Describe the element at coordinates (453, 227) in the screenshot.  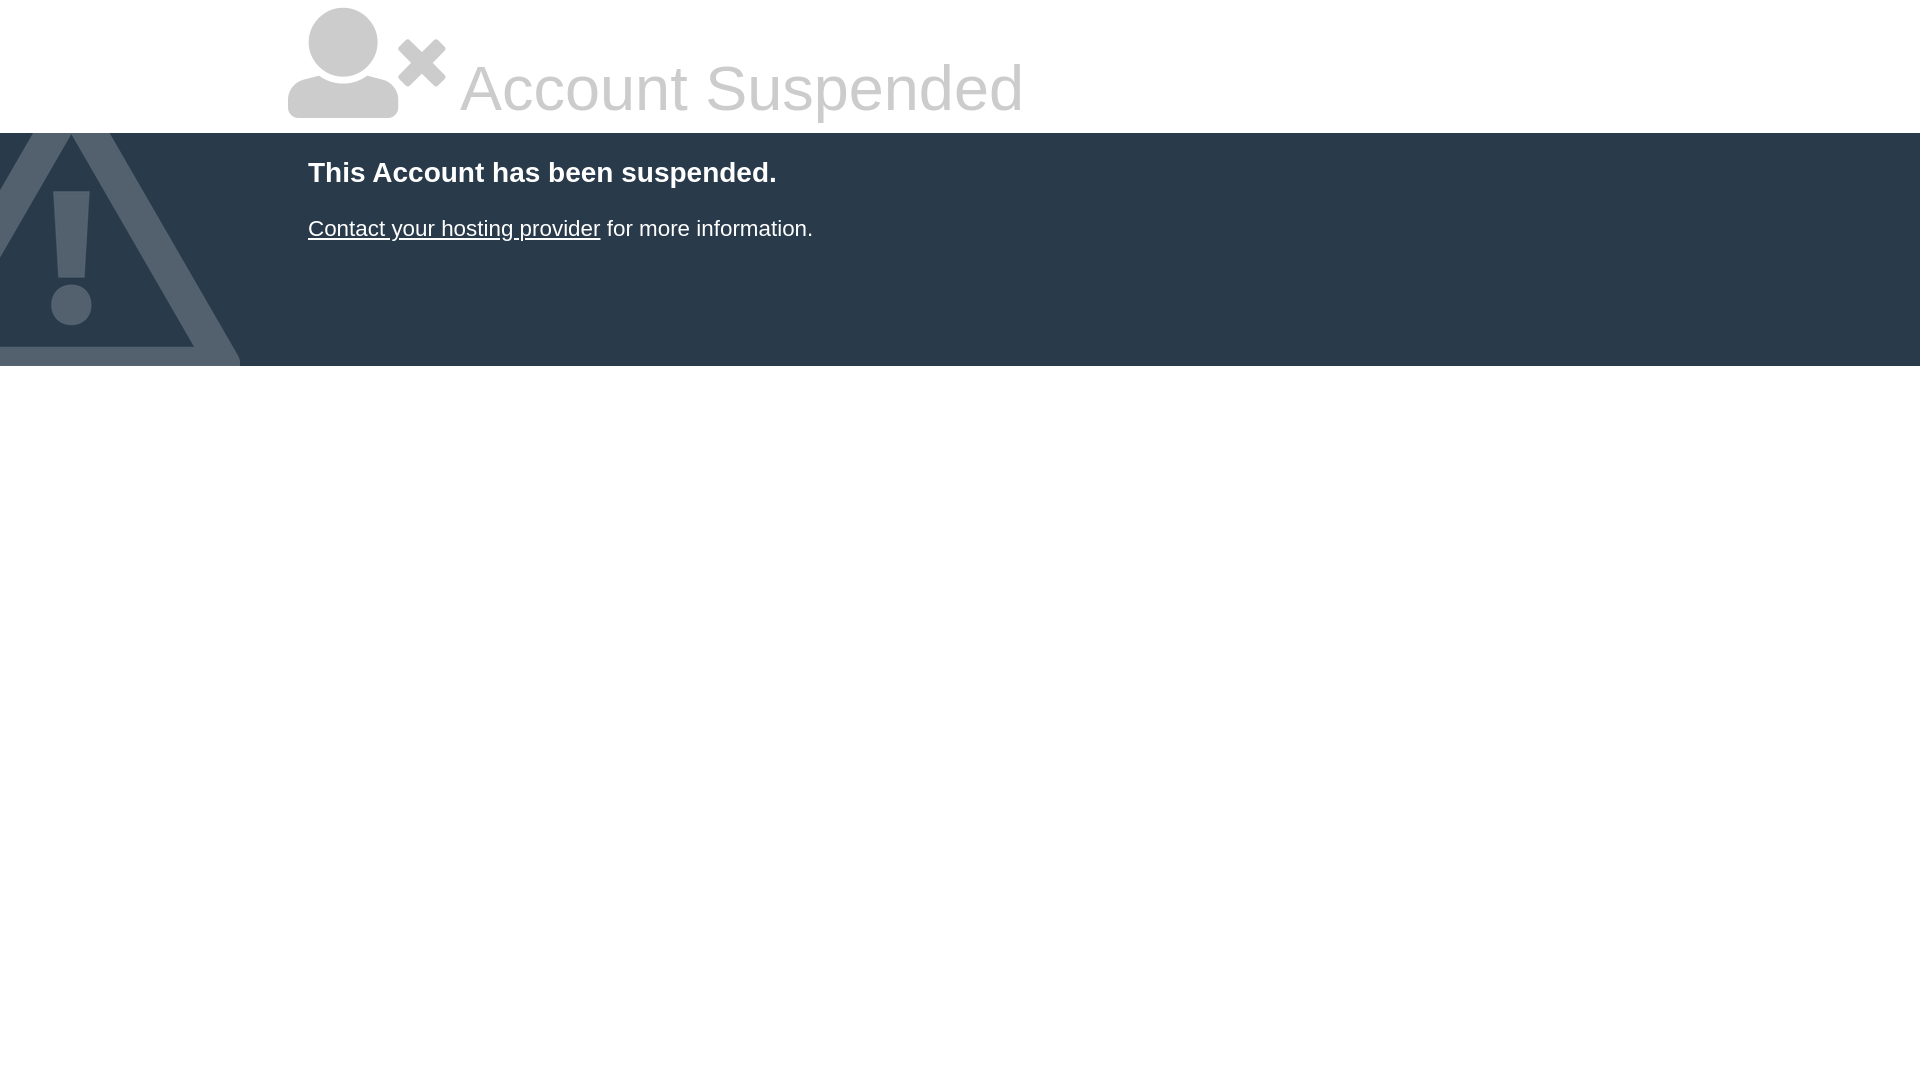
I see `'Contact your hosting provider'` at that location.